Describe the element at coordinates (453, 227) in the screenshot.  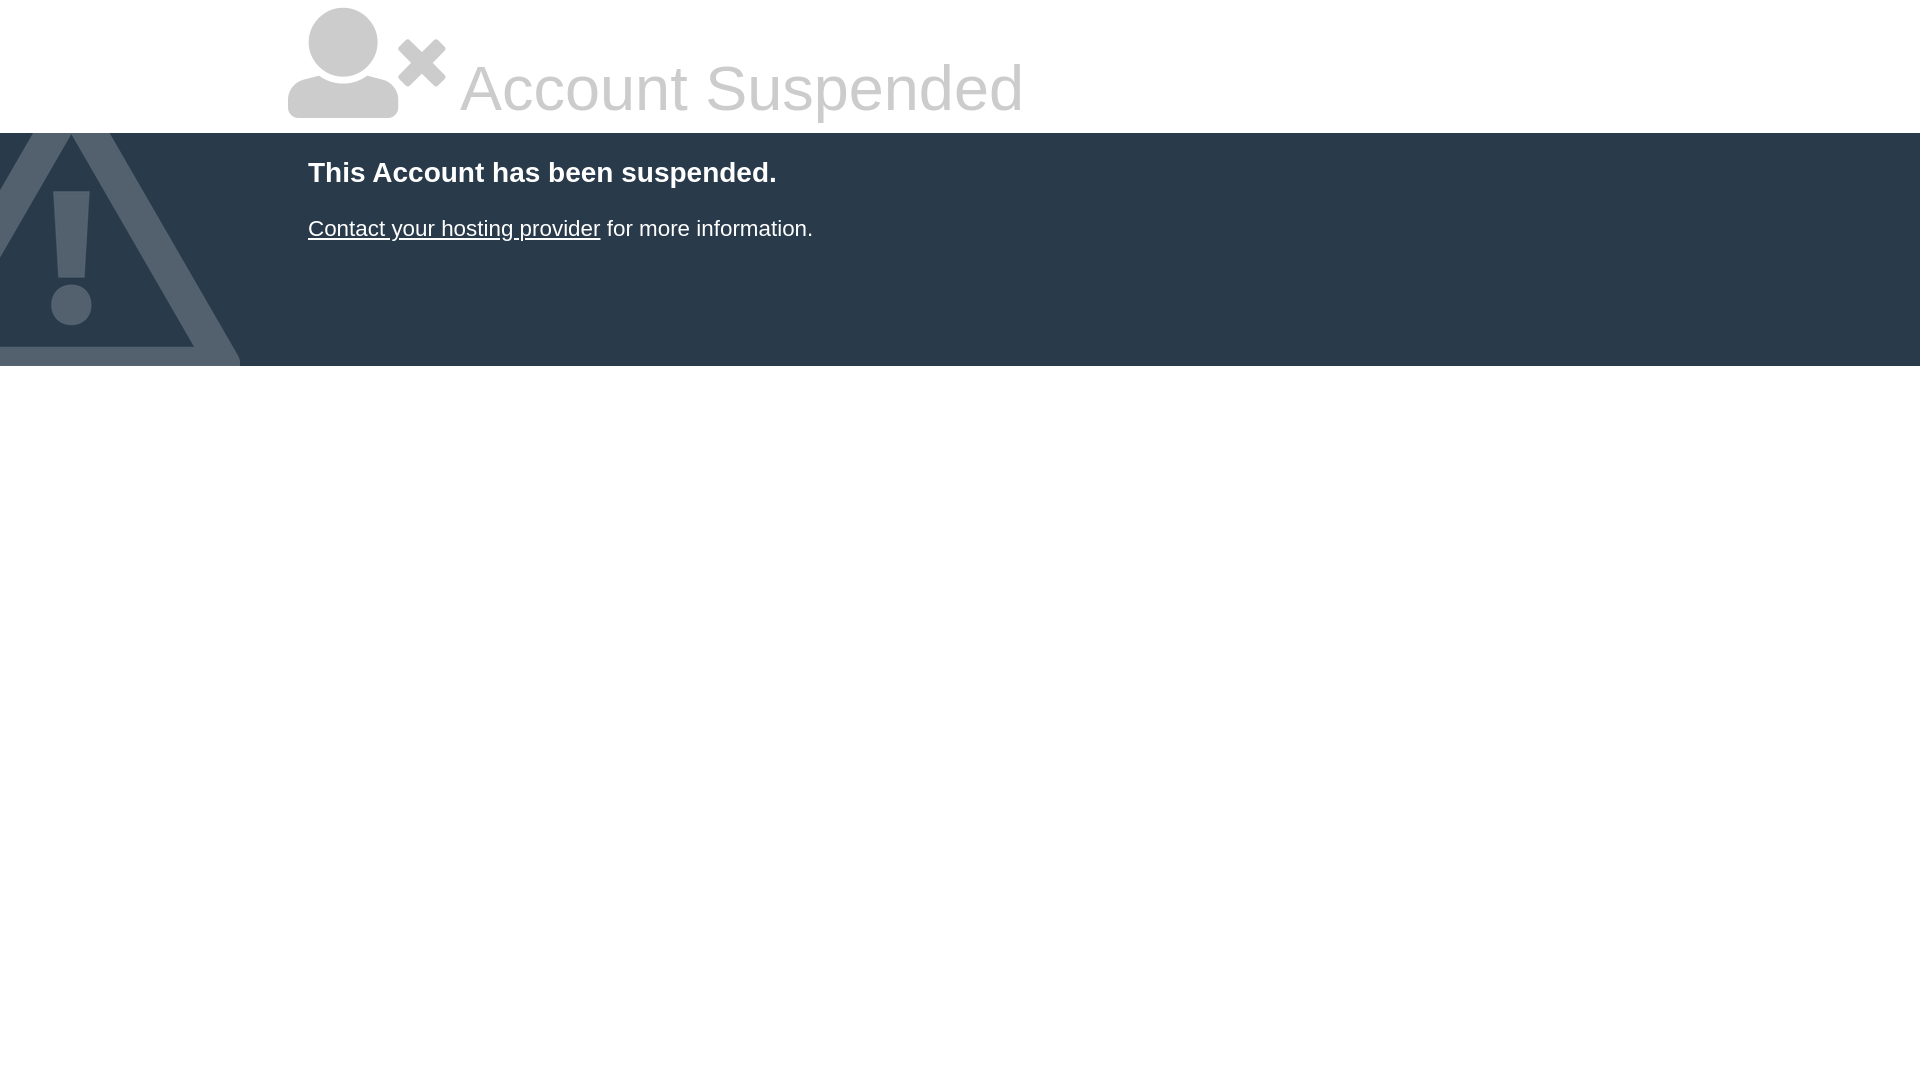
I see `'Contact your hosting provider'` at that location.